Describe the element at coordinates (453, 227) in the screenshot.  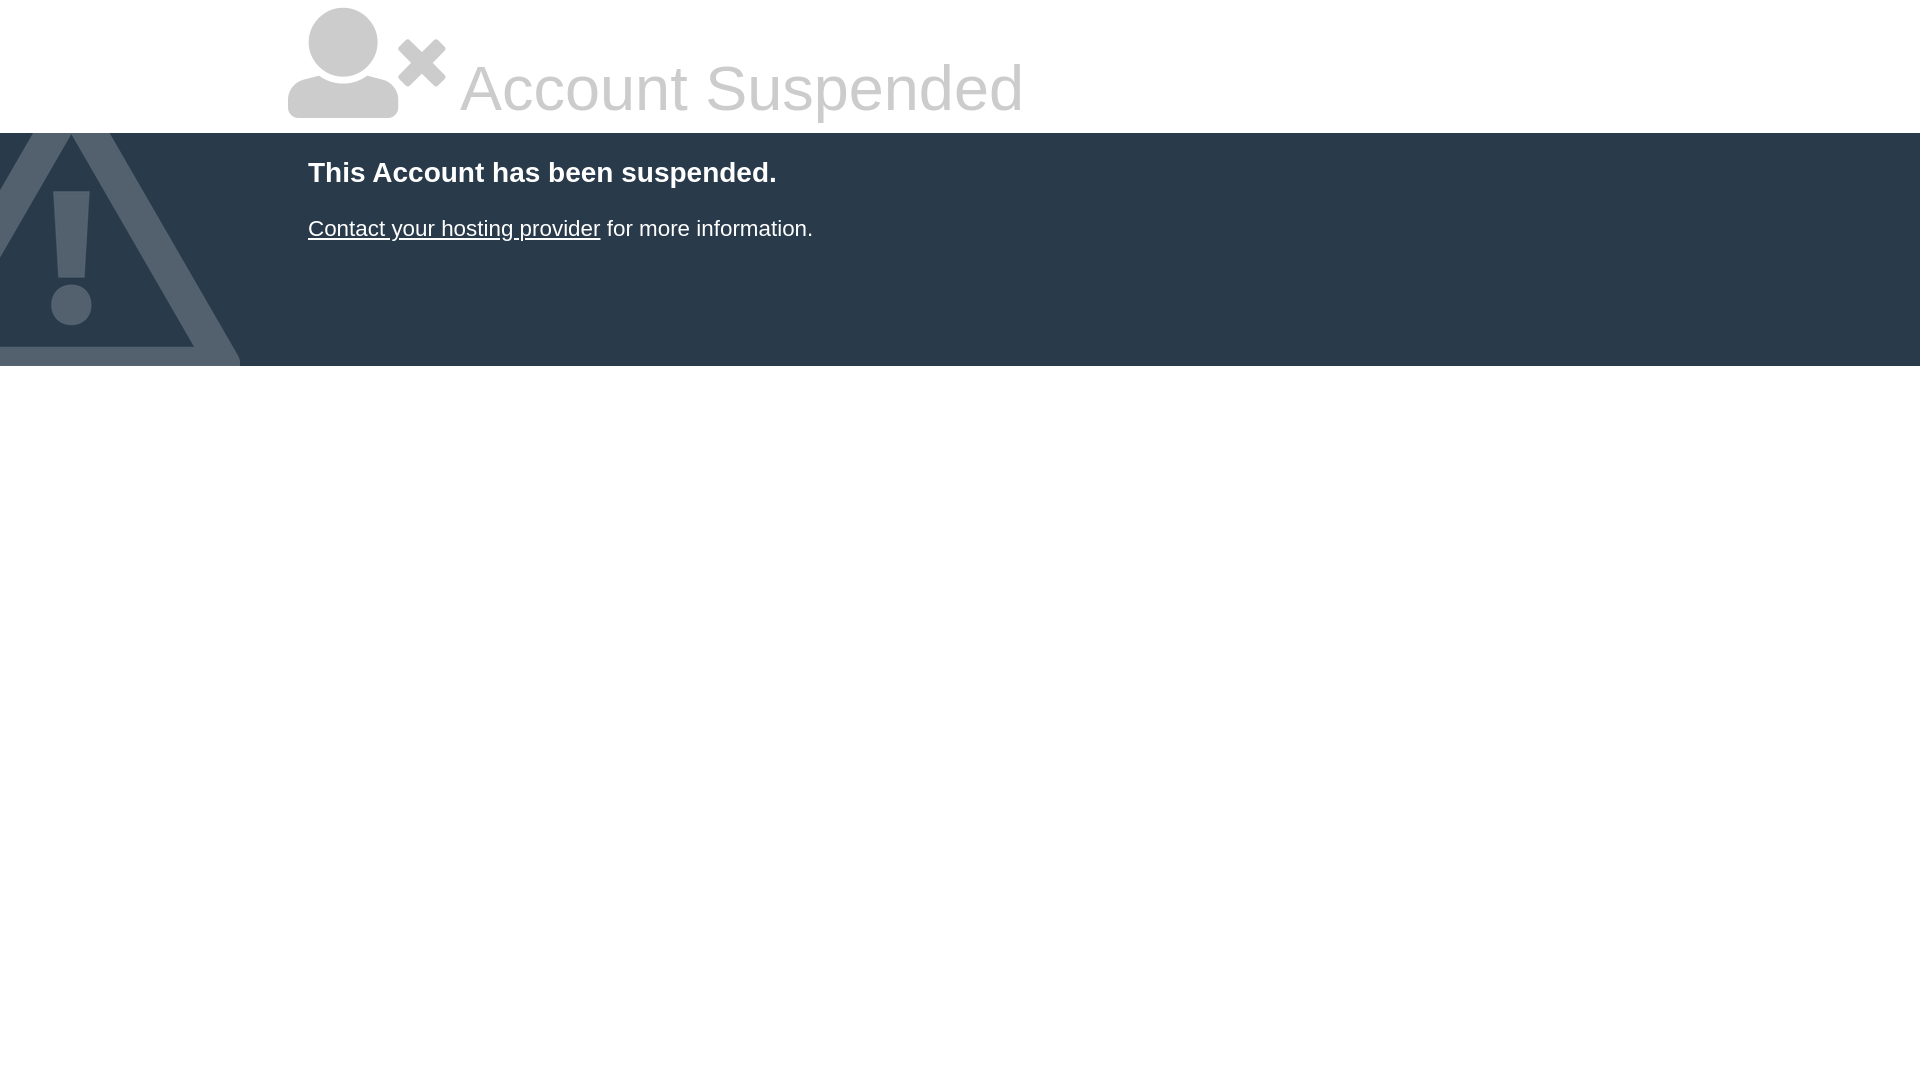
I see `'Contact your hosting provider'` at that location.